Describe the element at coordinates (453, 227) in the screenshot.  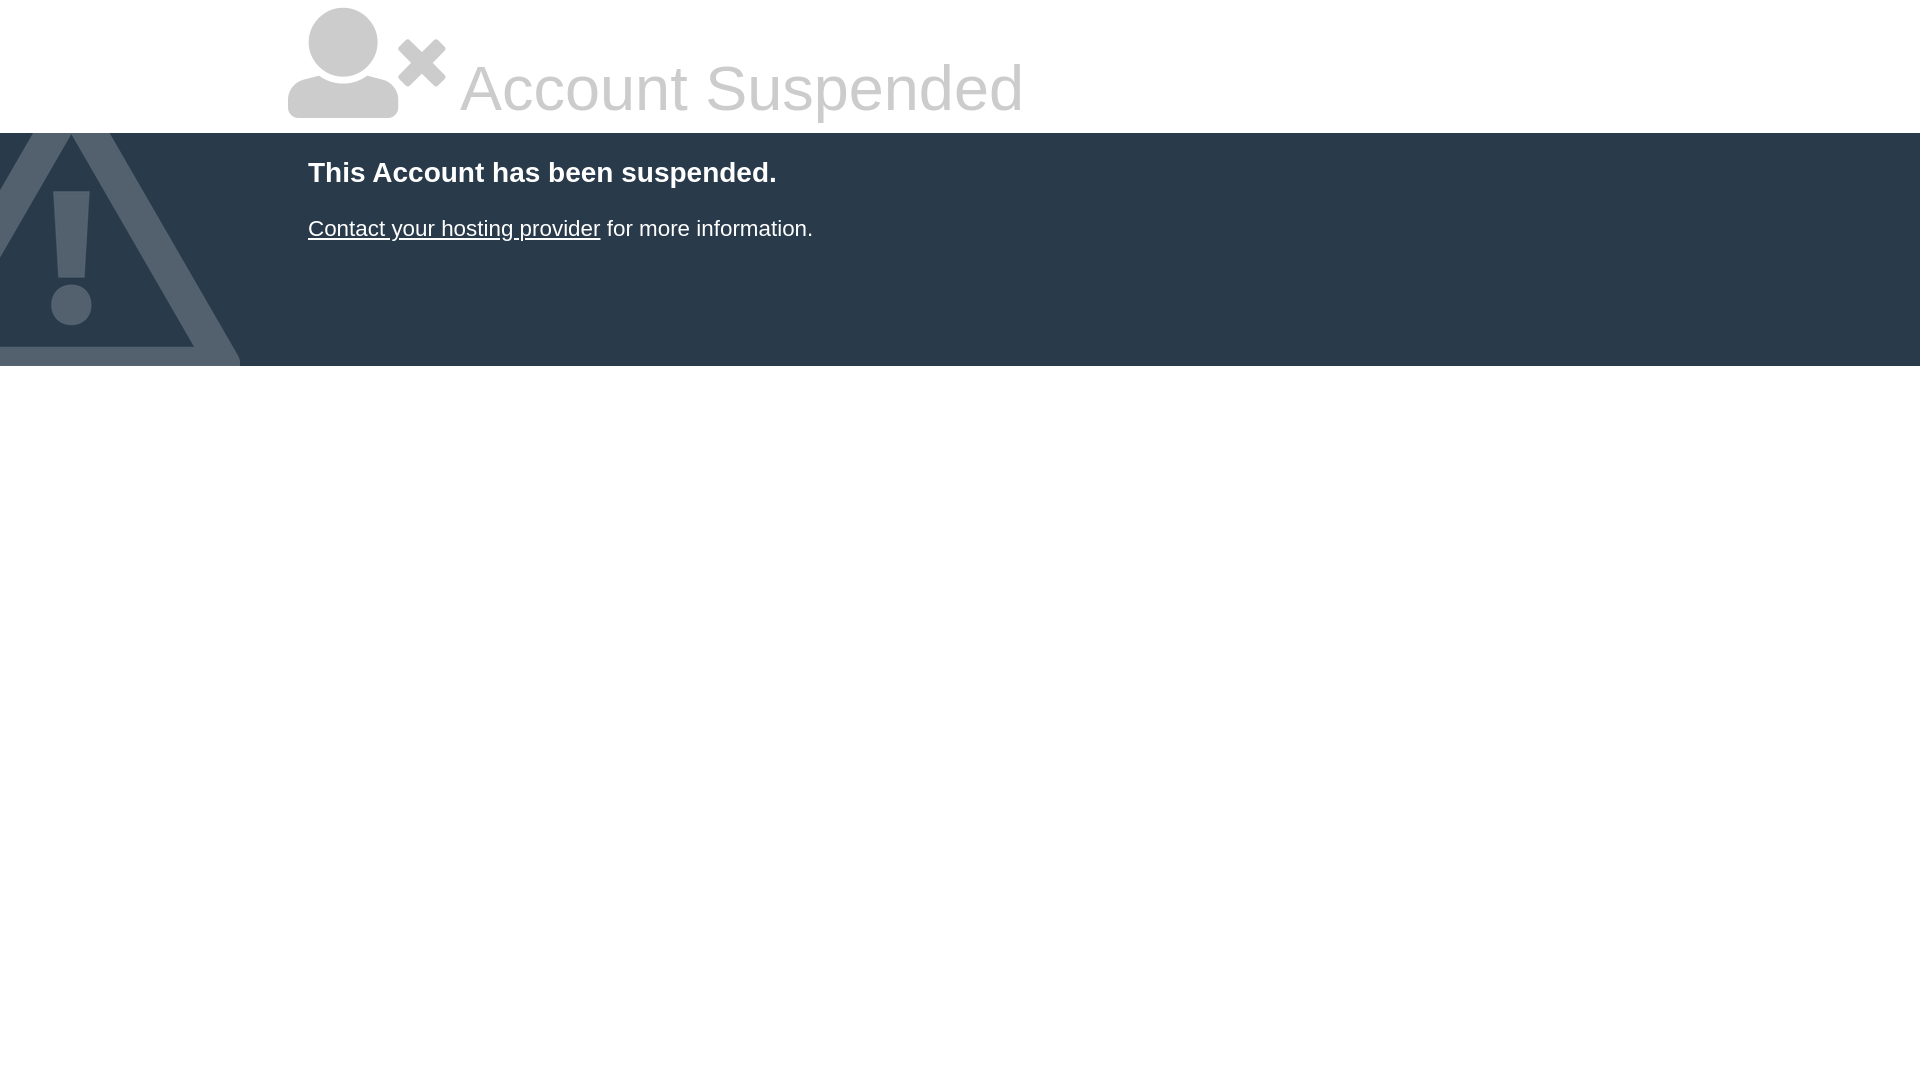
I see `'Contact your hosting provider'` at that location.